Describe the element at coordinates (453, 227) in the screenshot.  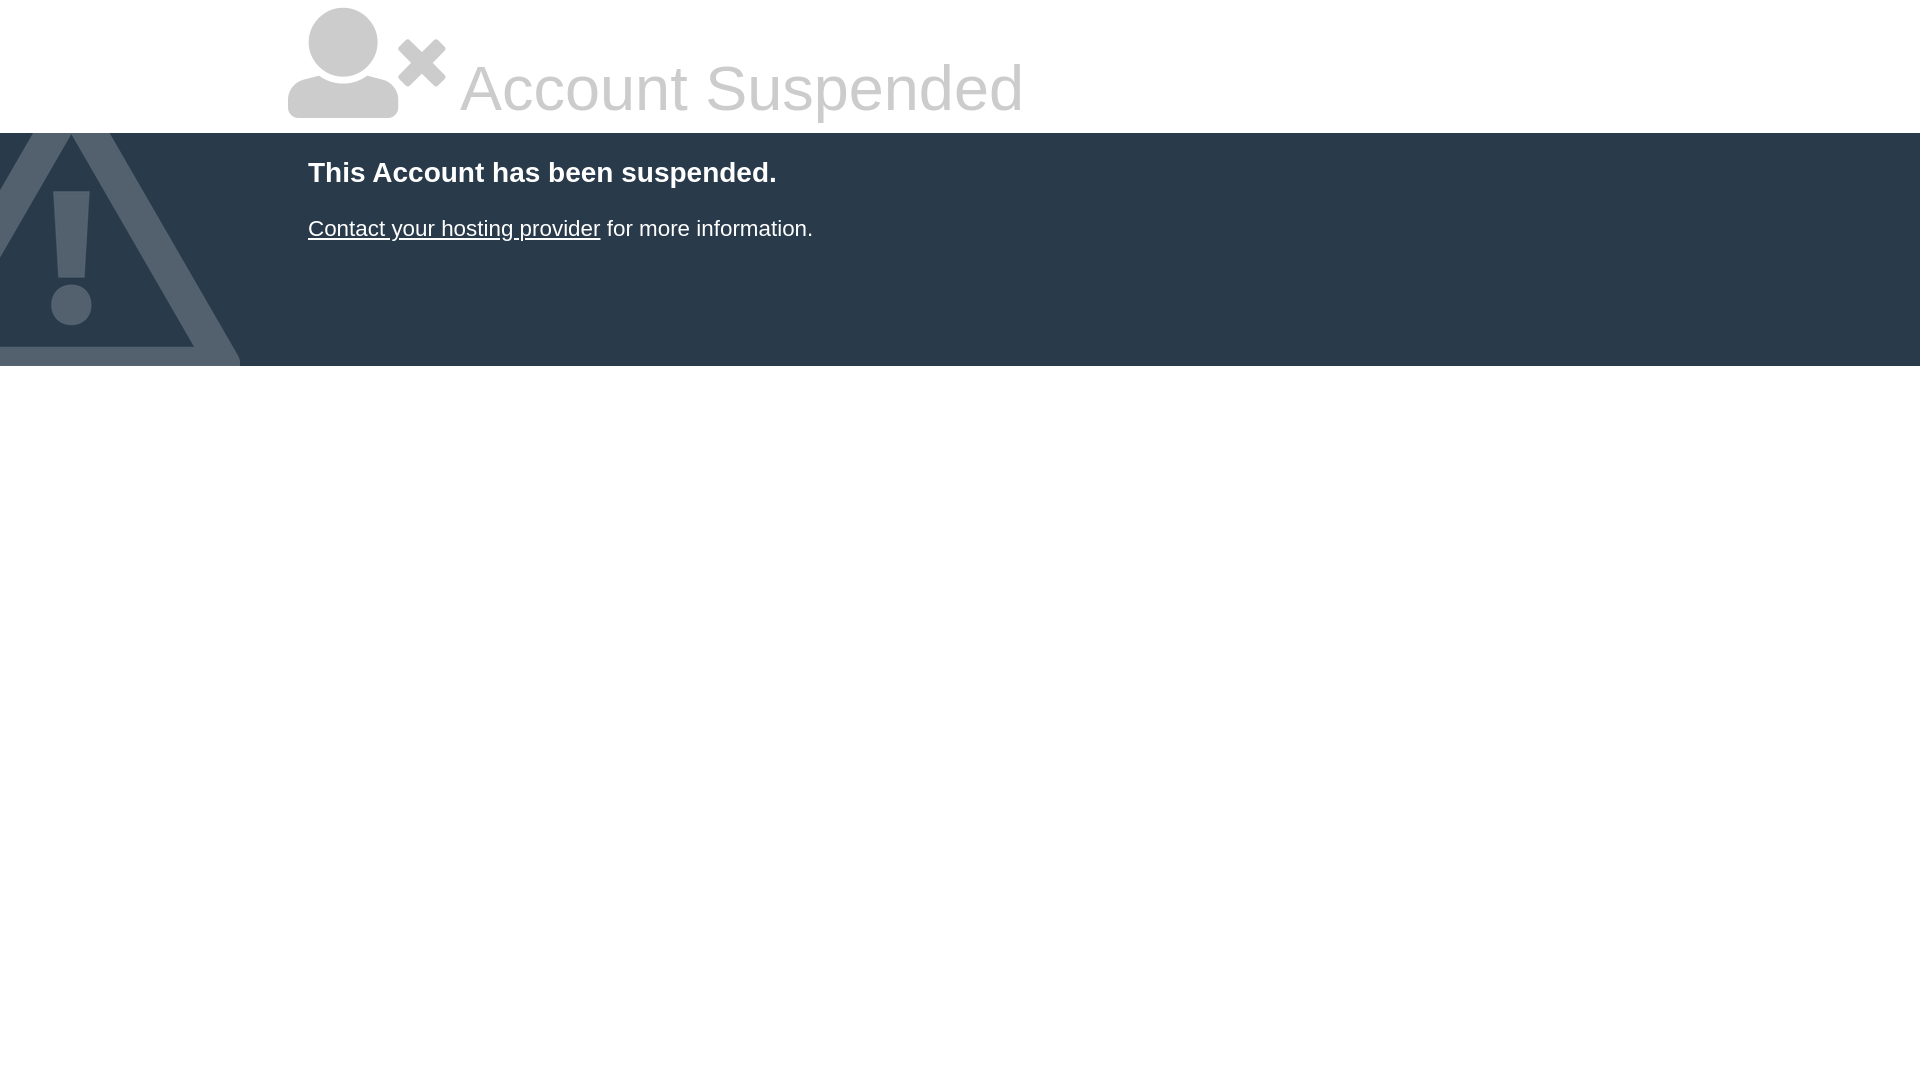
I see `'Contact your hosting provider'` at that location.